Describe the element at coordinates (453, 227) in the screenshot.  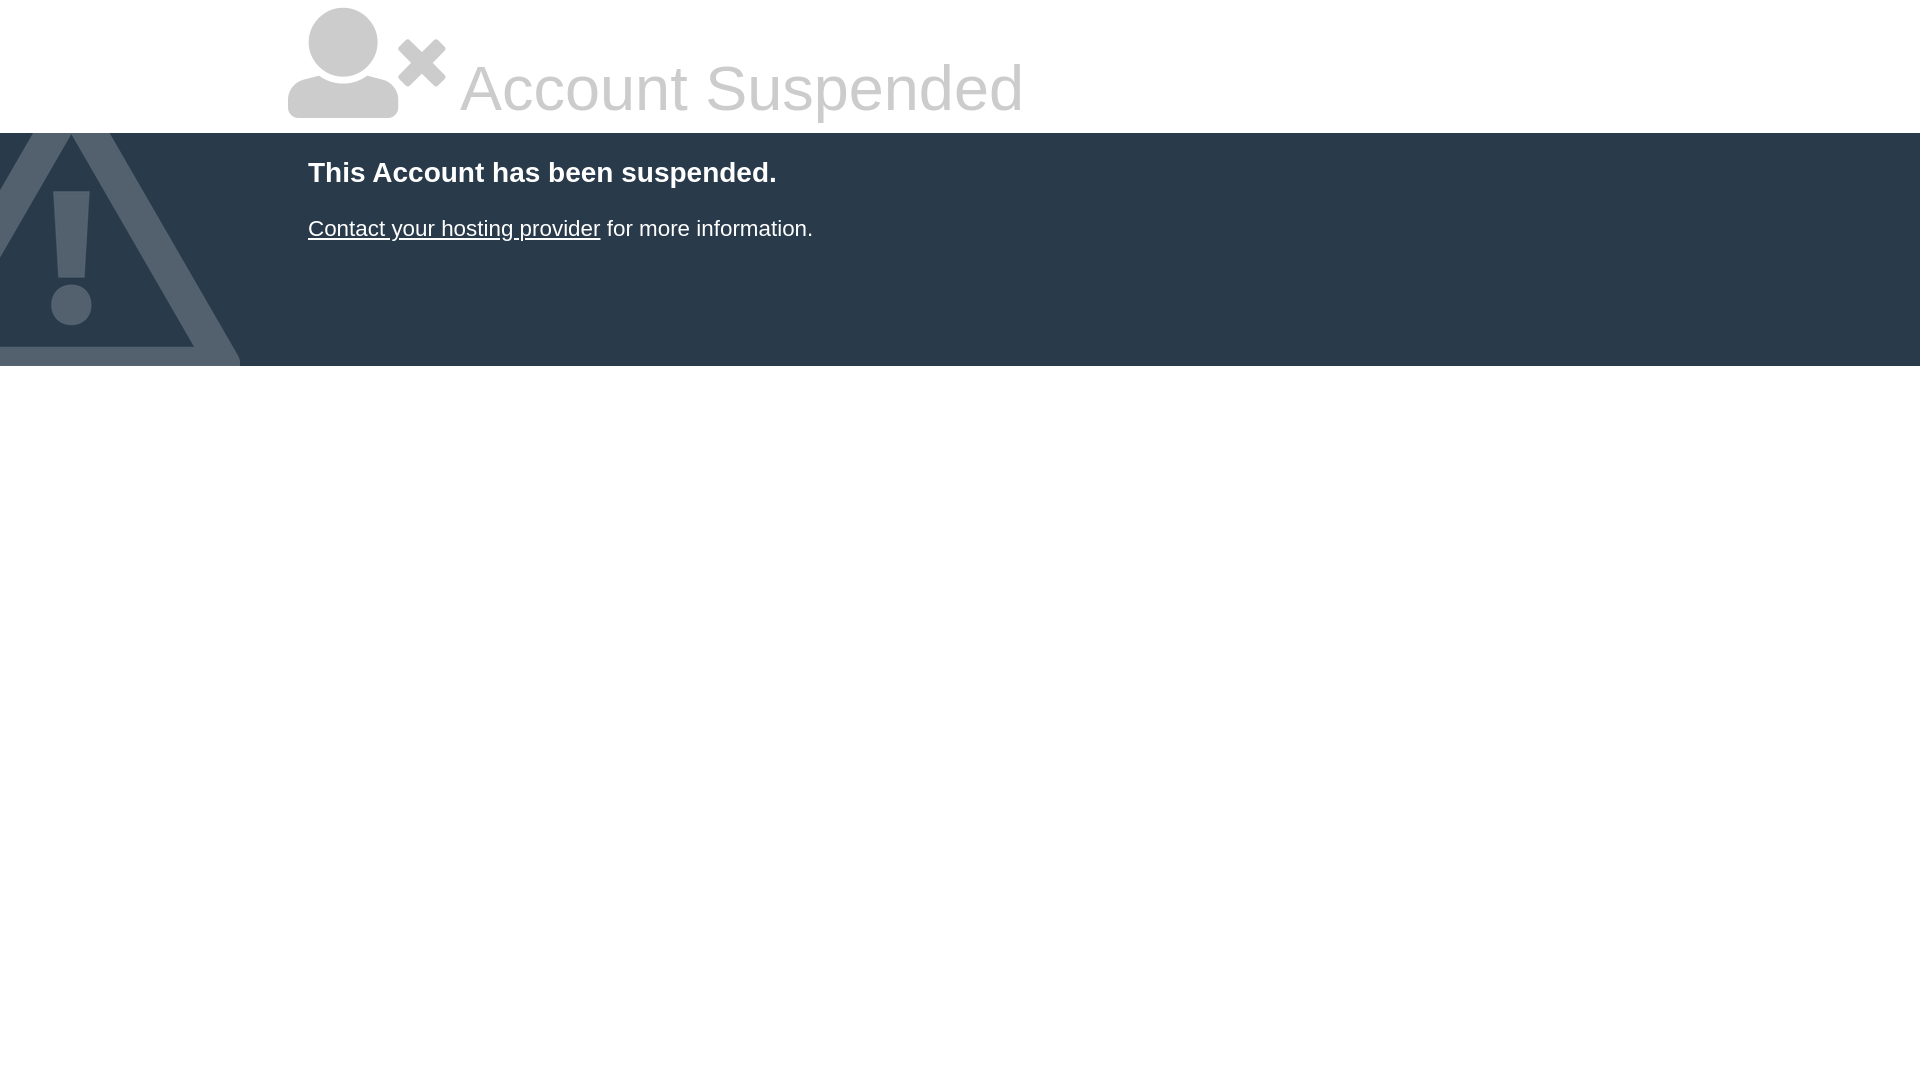
I see `'Contact your hosting provider'` at that location.